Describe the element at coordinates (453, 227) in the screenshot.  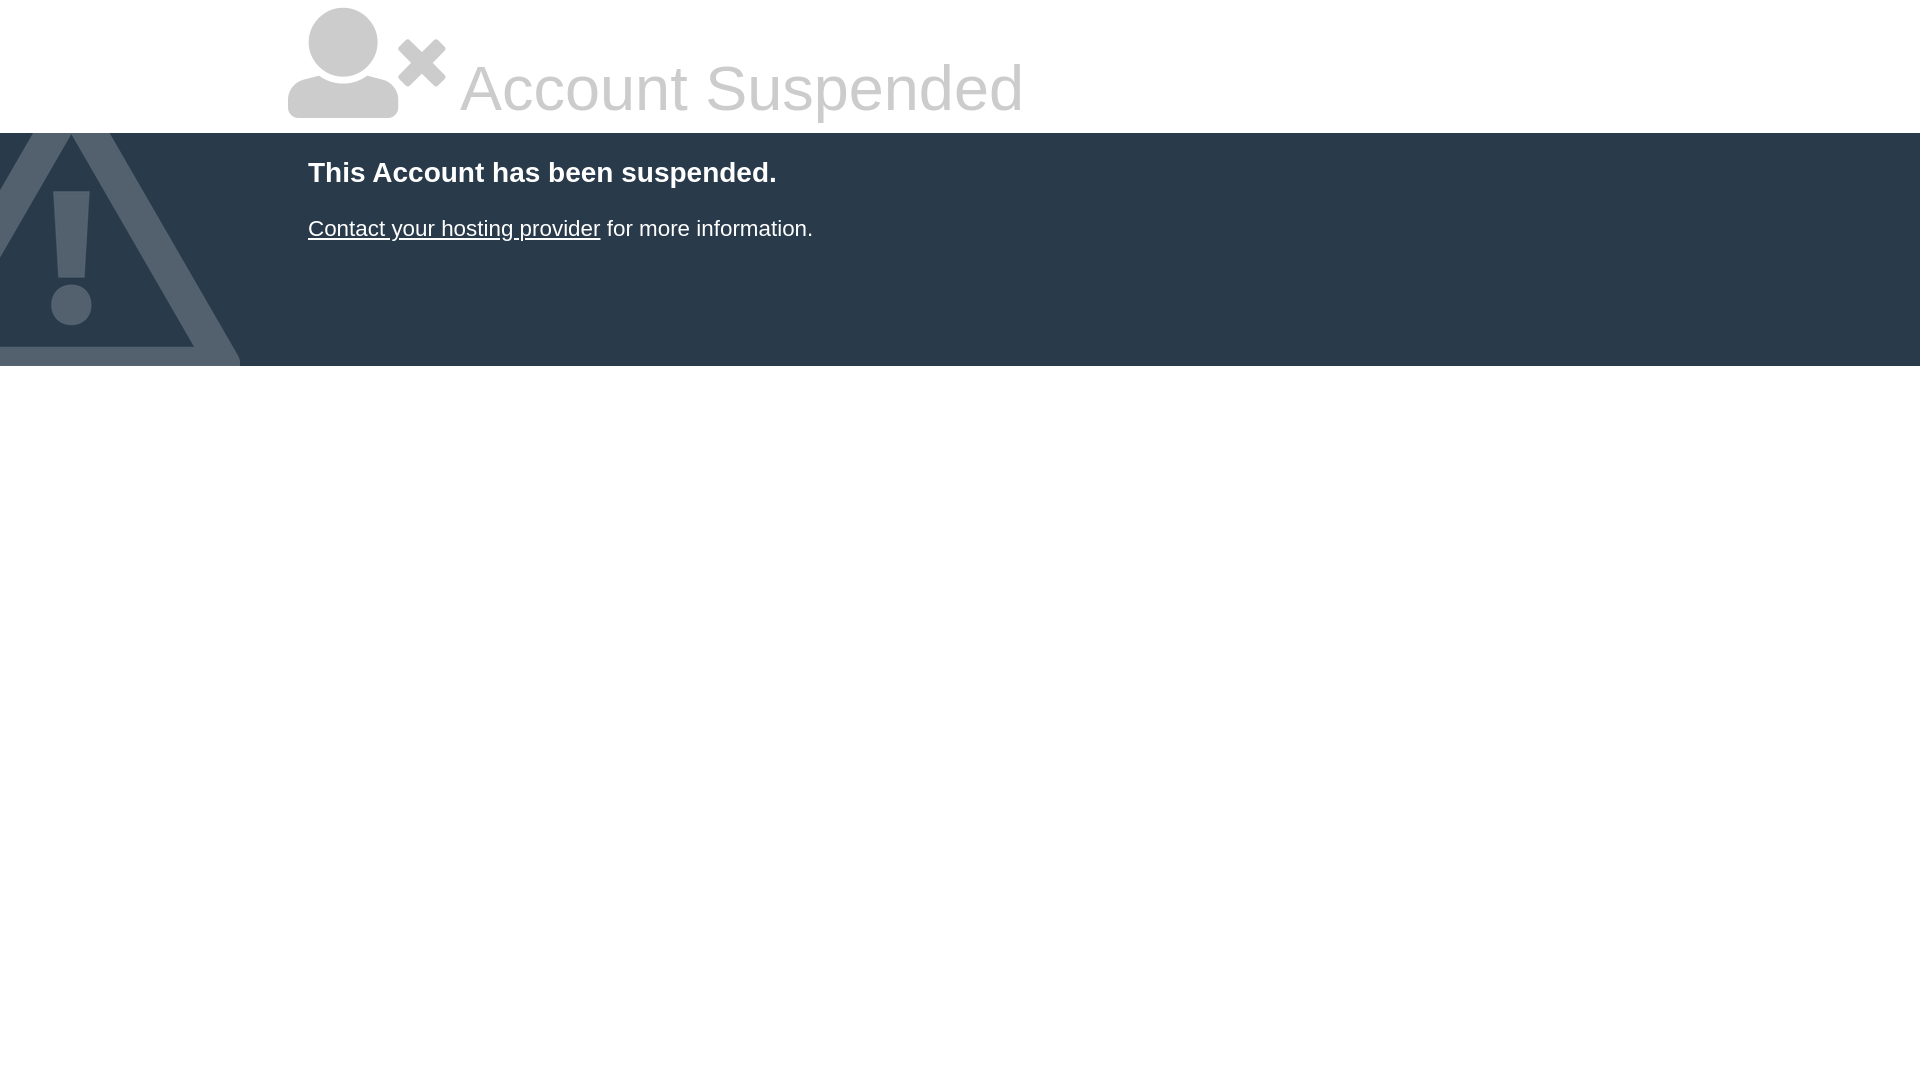
I see `'Contact your hosting provider'` at that location.